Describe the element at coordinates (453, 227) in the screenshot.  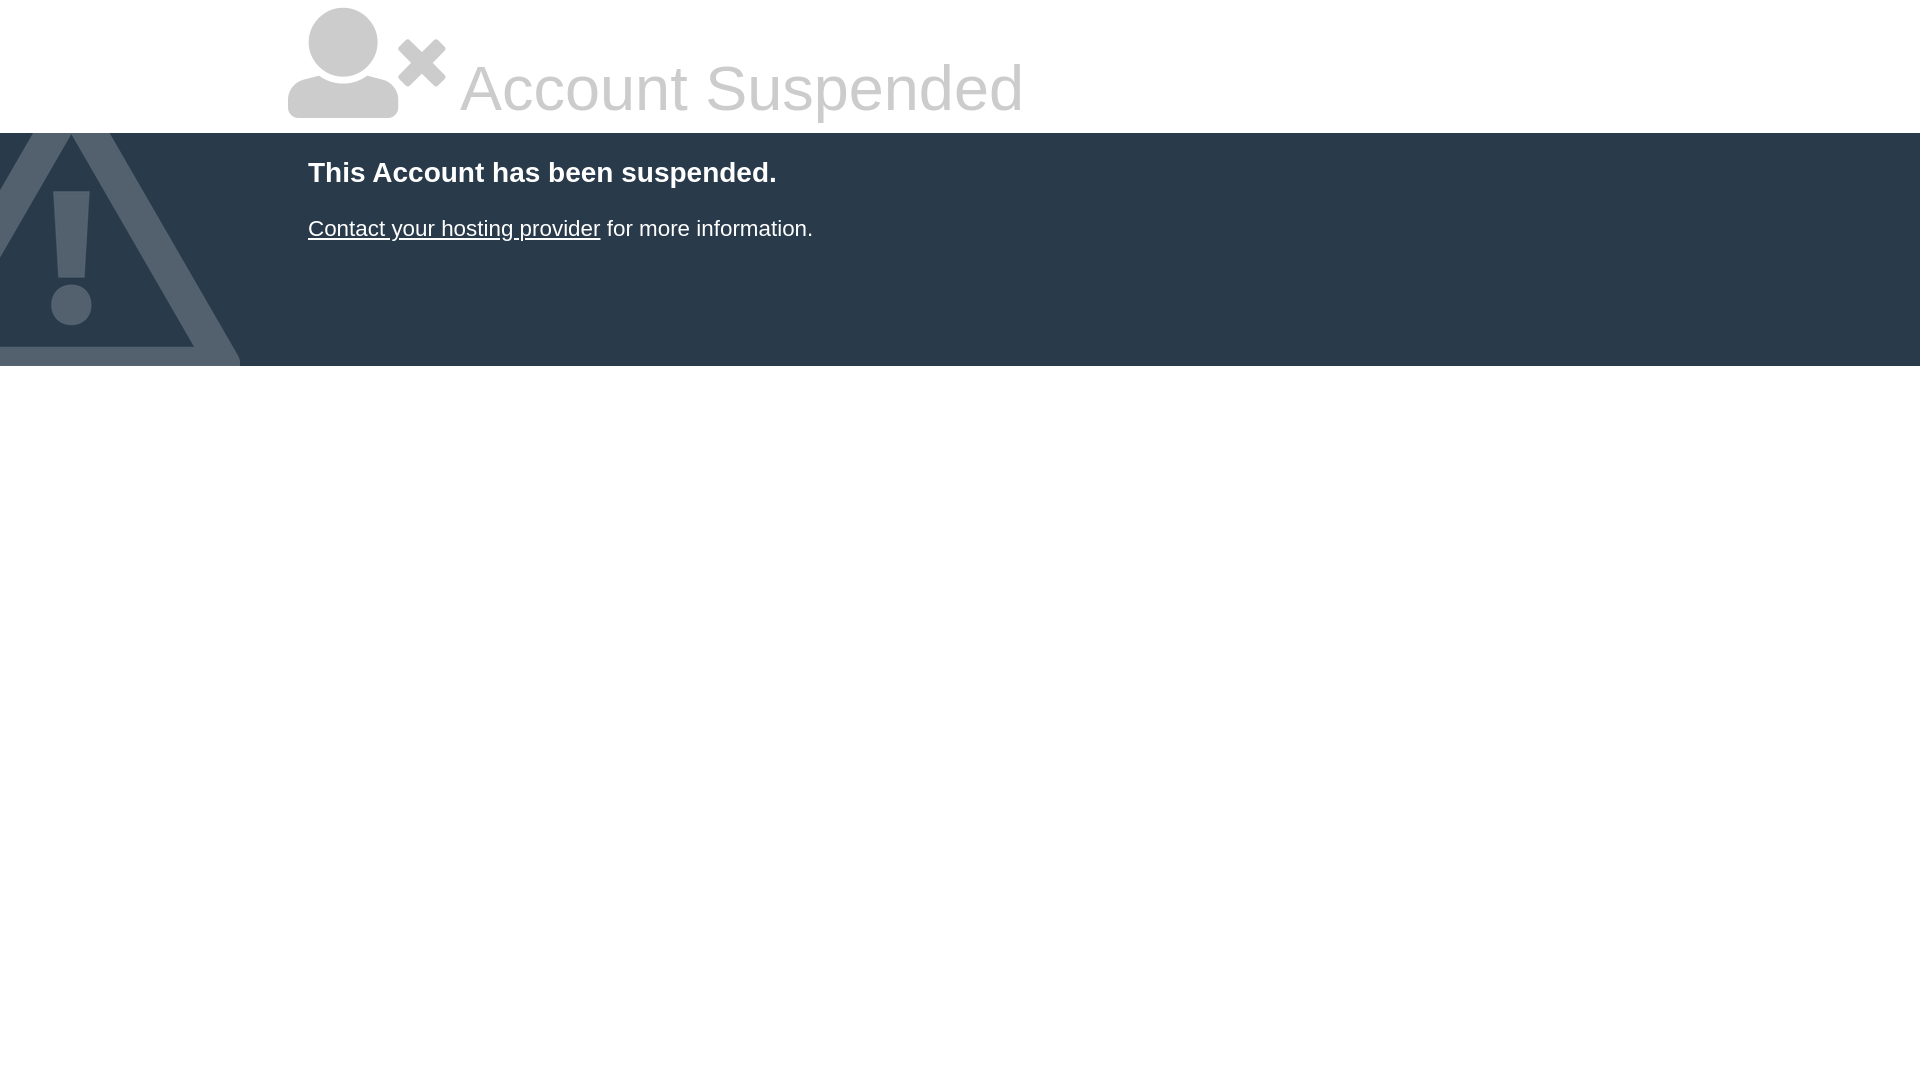
I see `'Contact your hosting provider'` at that location.